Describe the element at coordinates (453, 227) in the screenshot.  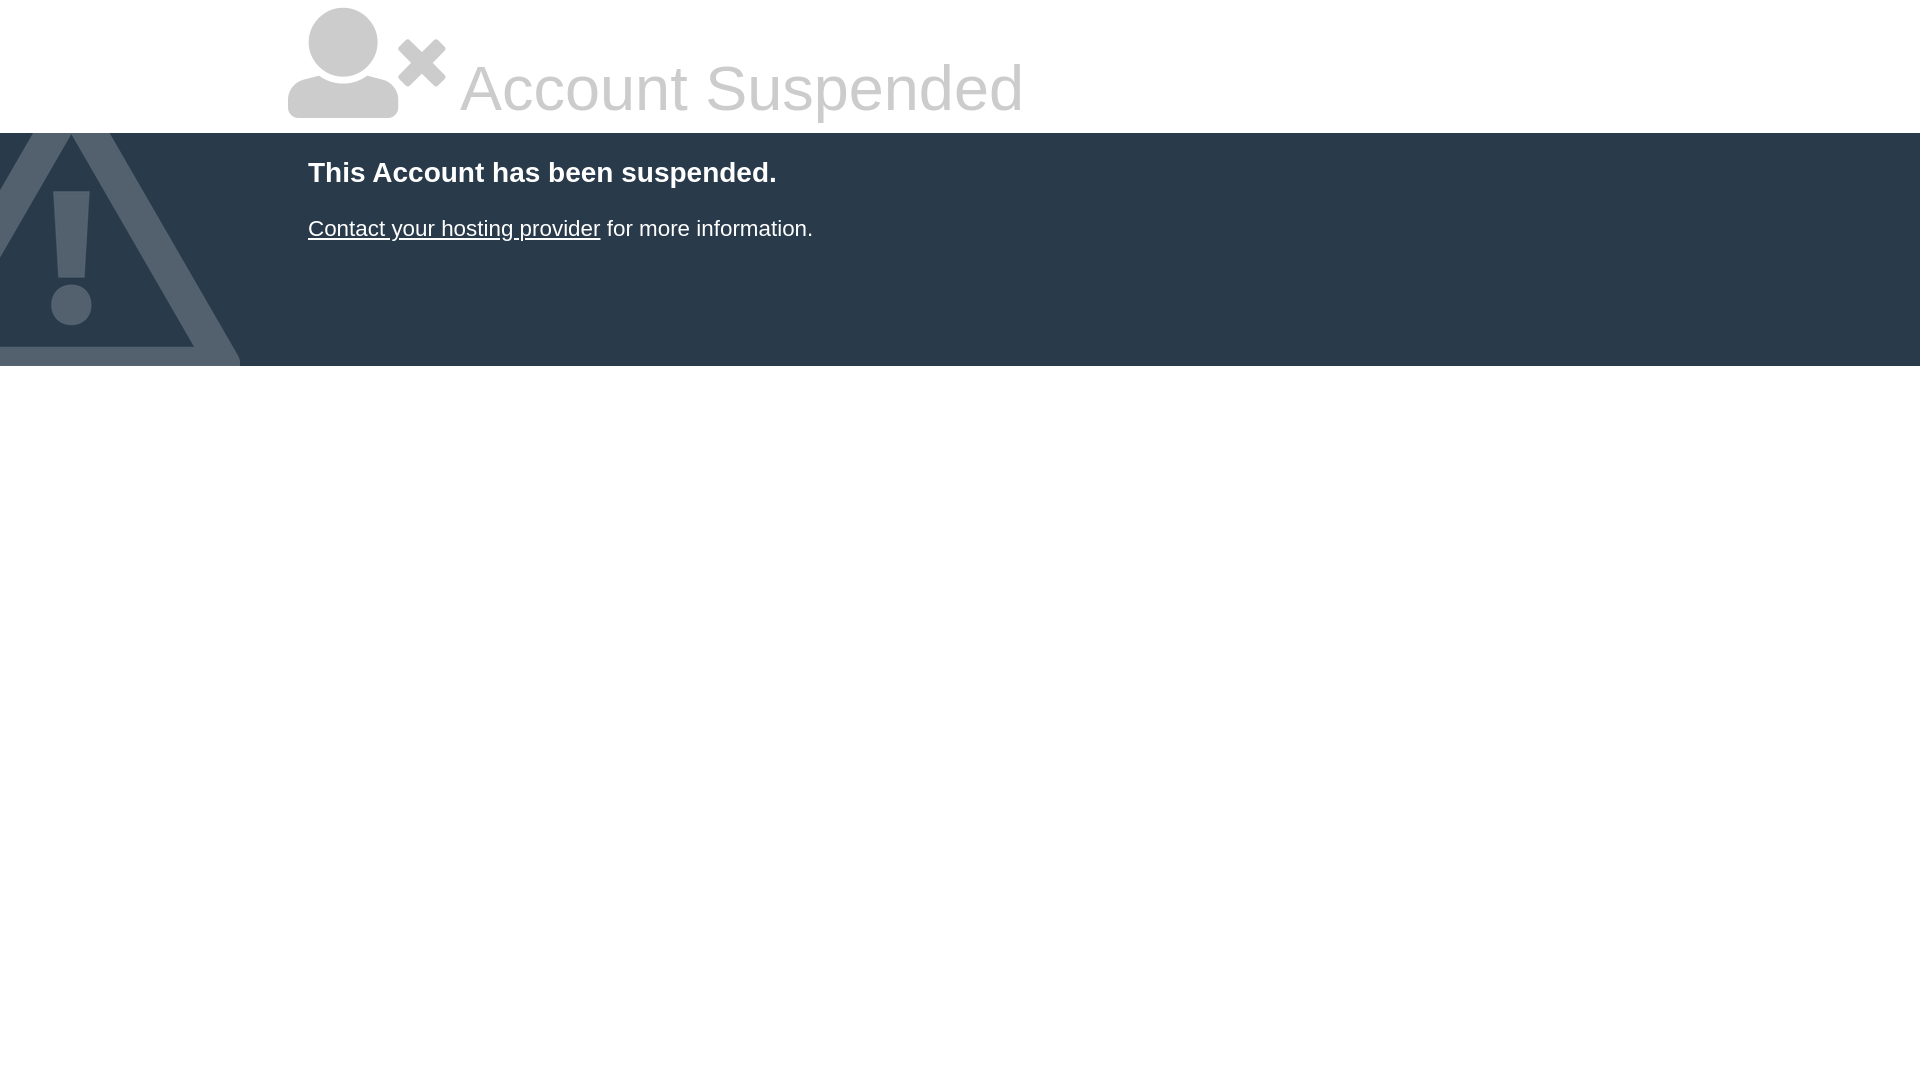
I see `'Contact your hosting provider'` at that location.